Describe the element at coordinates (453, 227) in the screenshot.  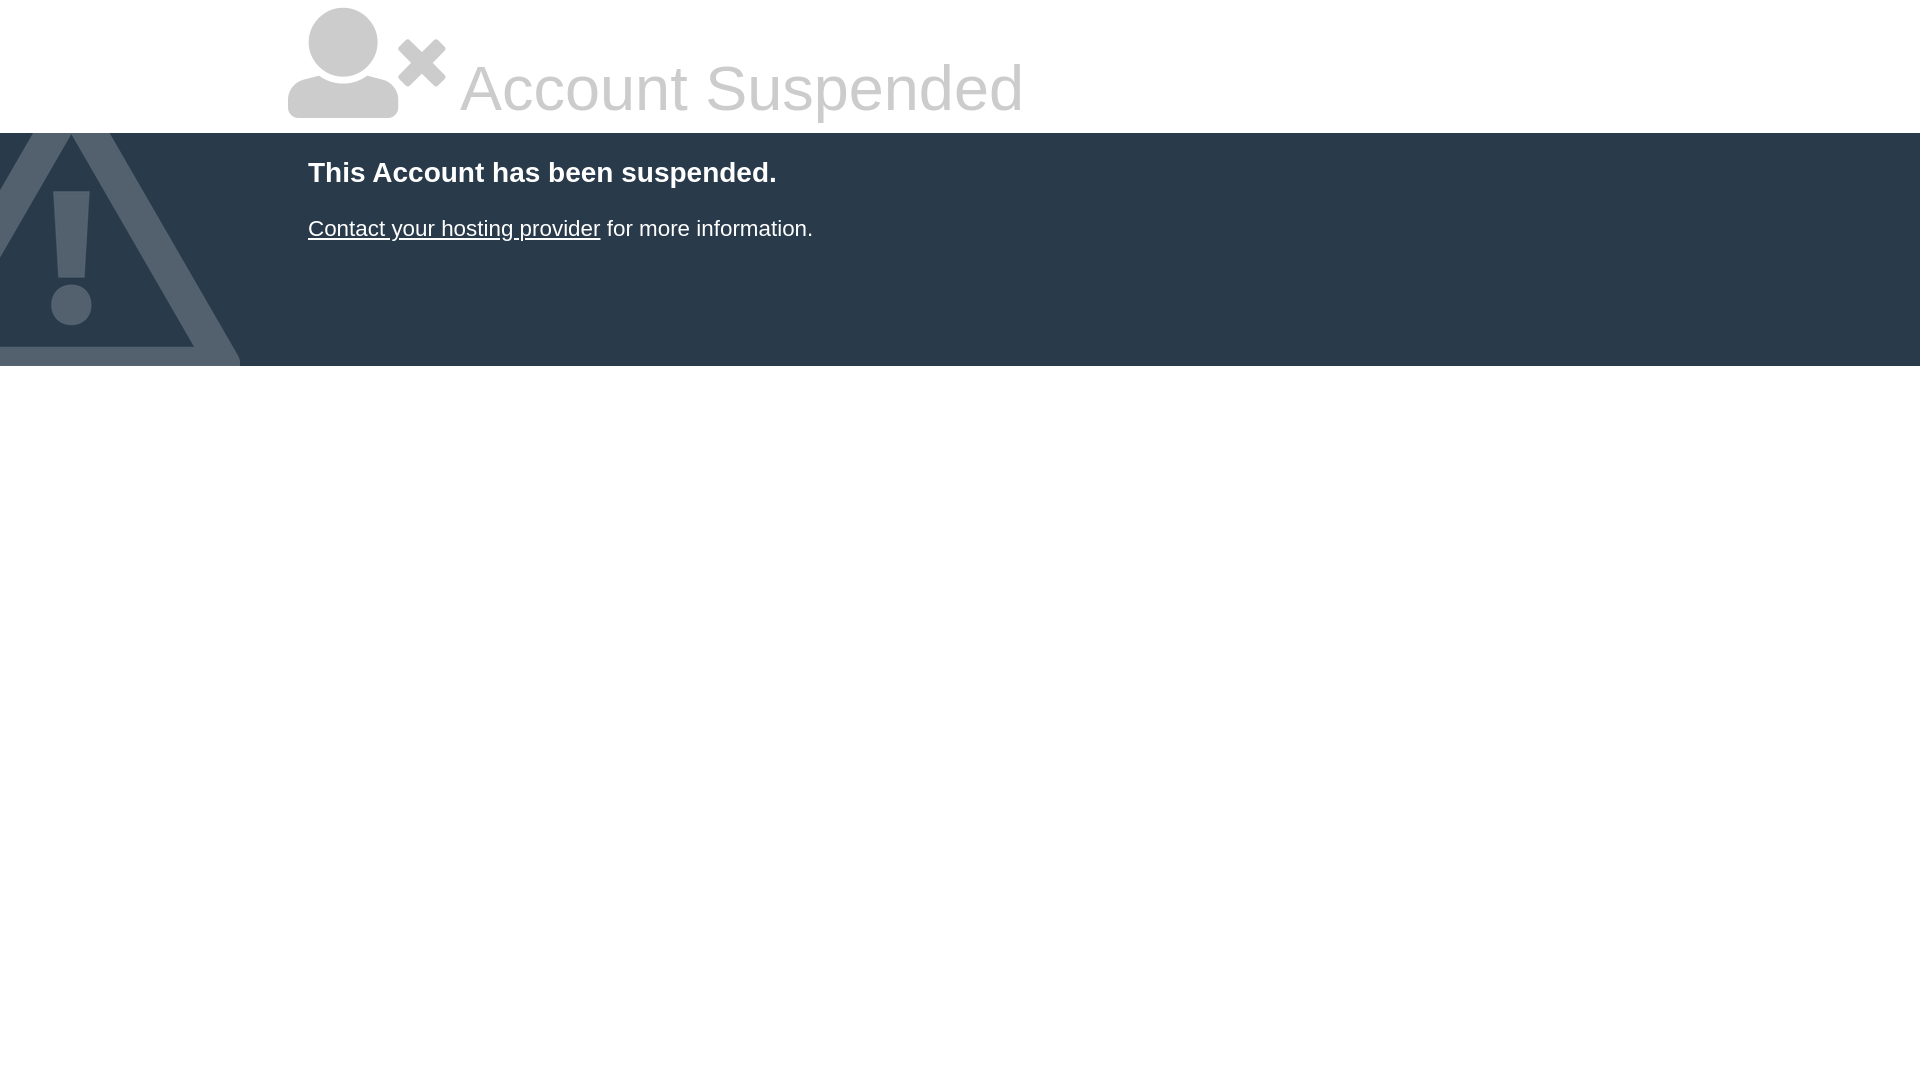
I see `'Contact your hosting provider'` at that location.